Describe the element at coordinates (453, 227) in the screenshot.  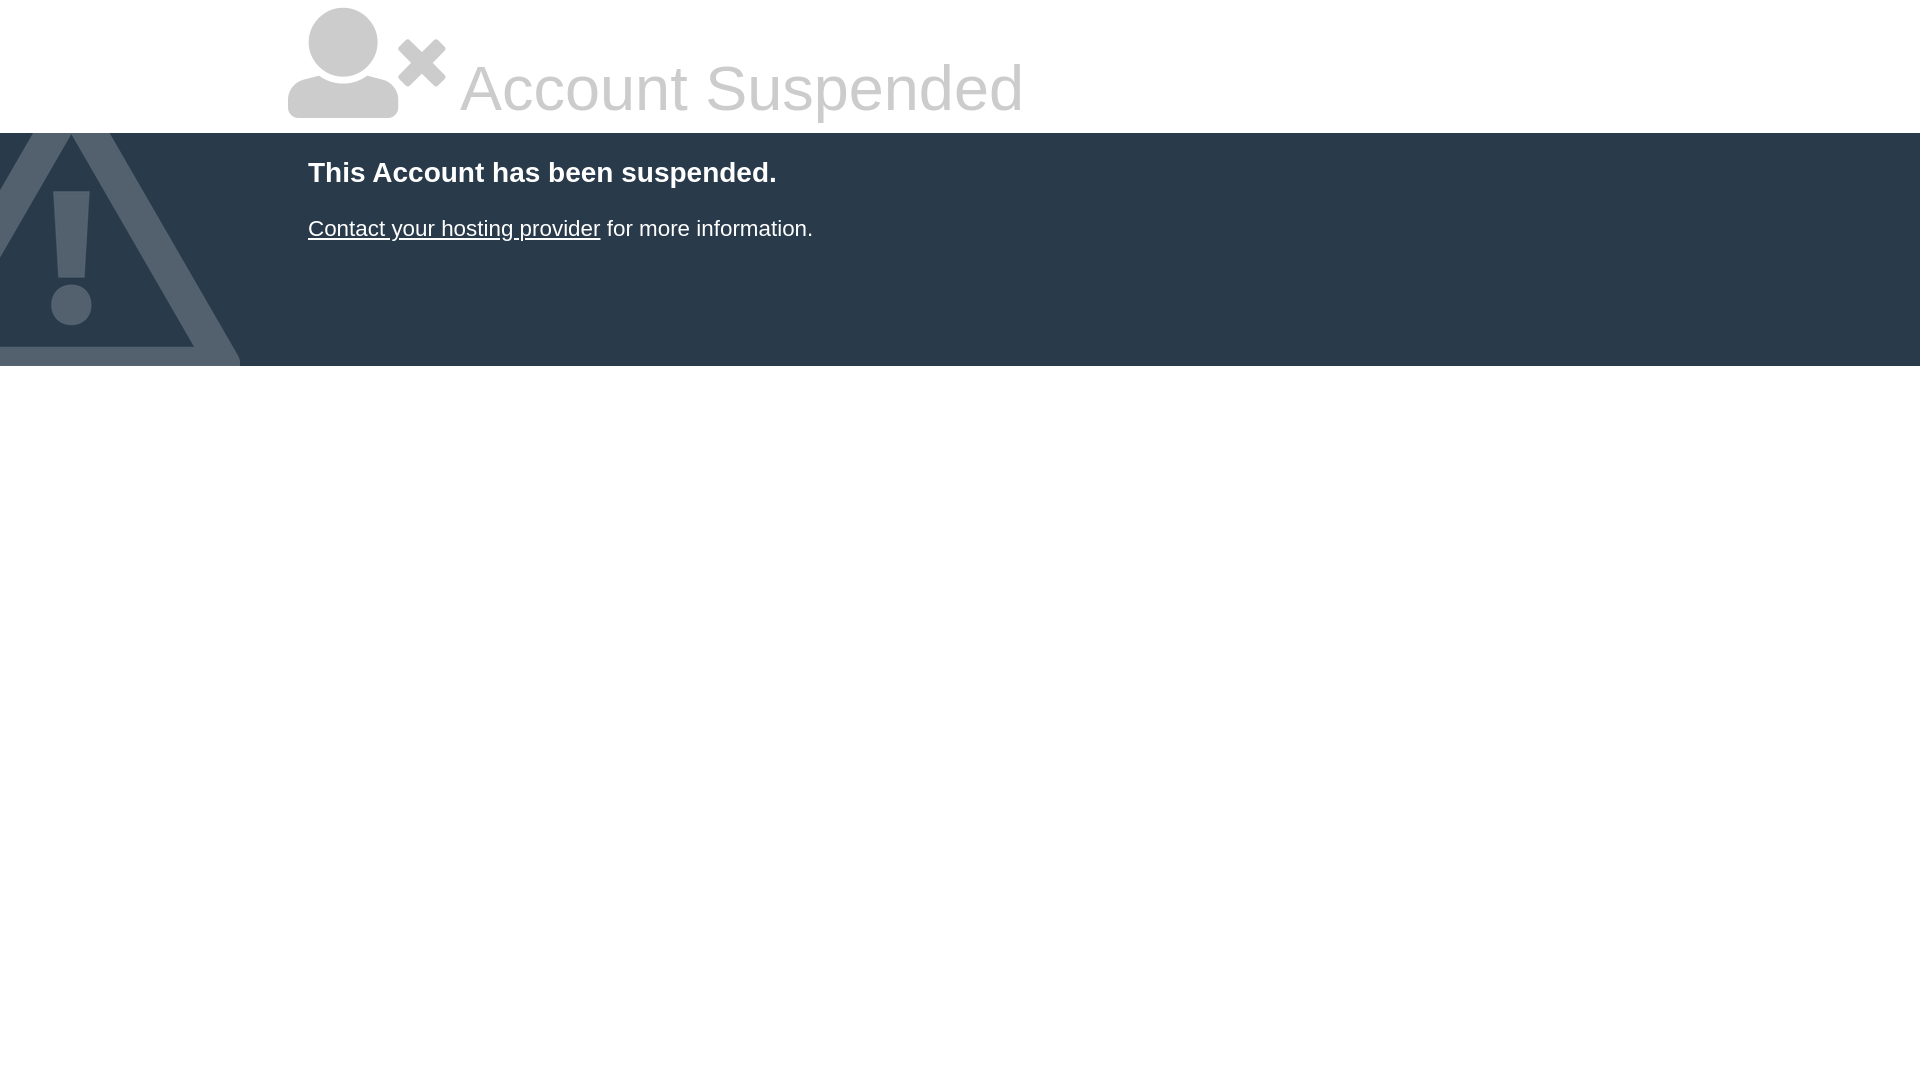
I see `'Contact your hosting provider'` at that location.